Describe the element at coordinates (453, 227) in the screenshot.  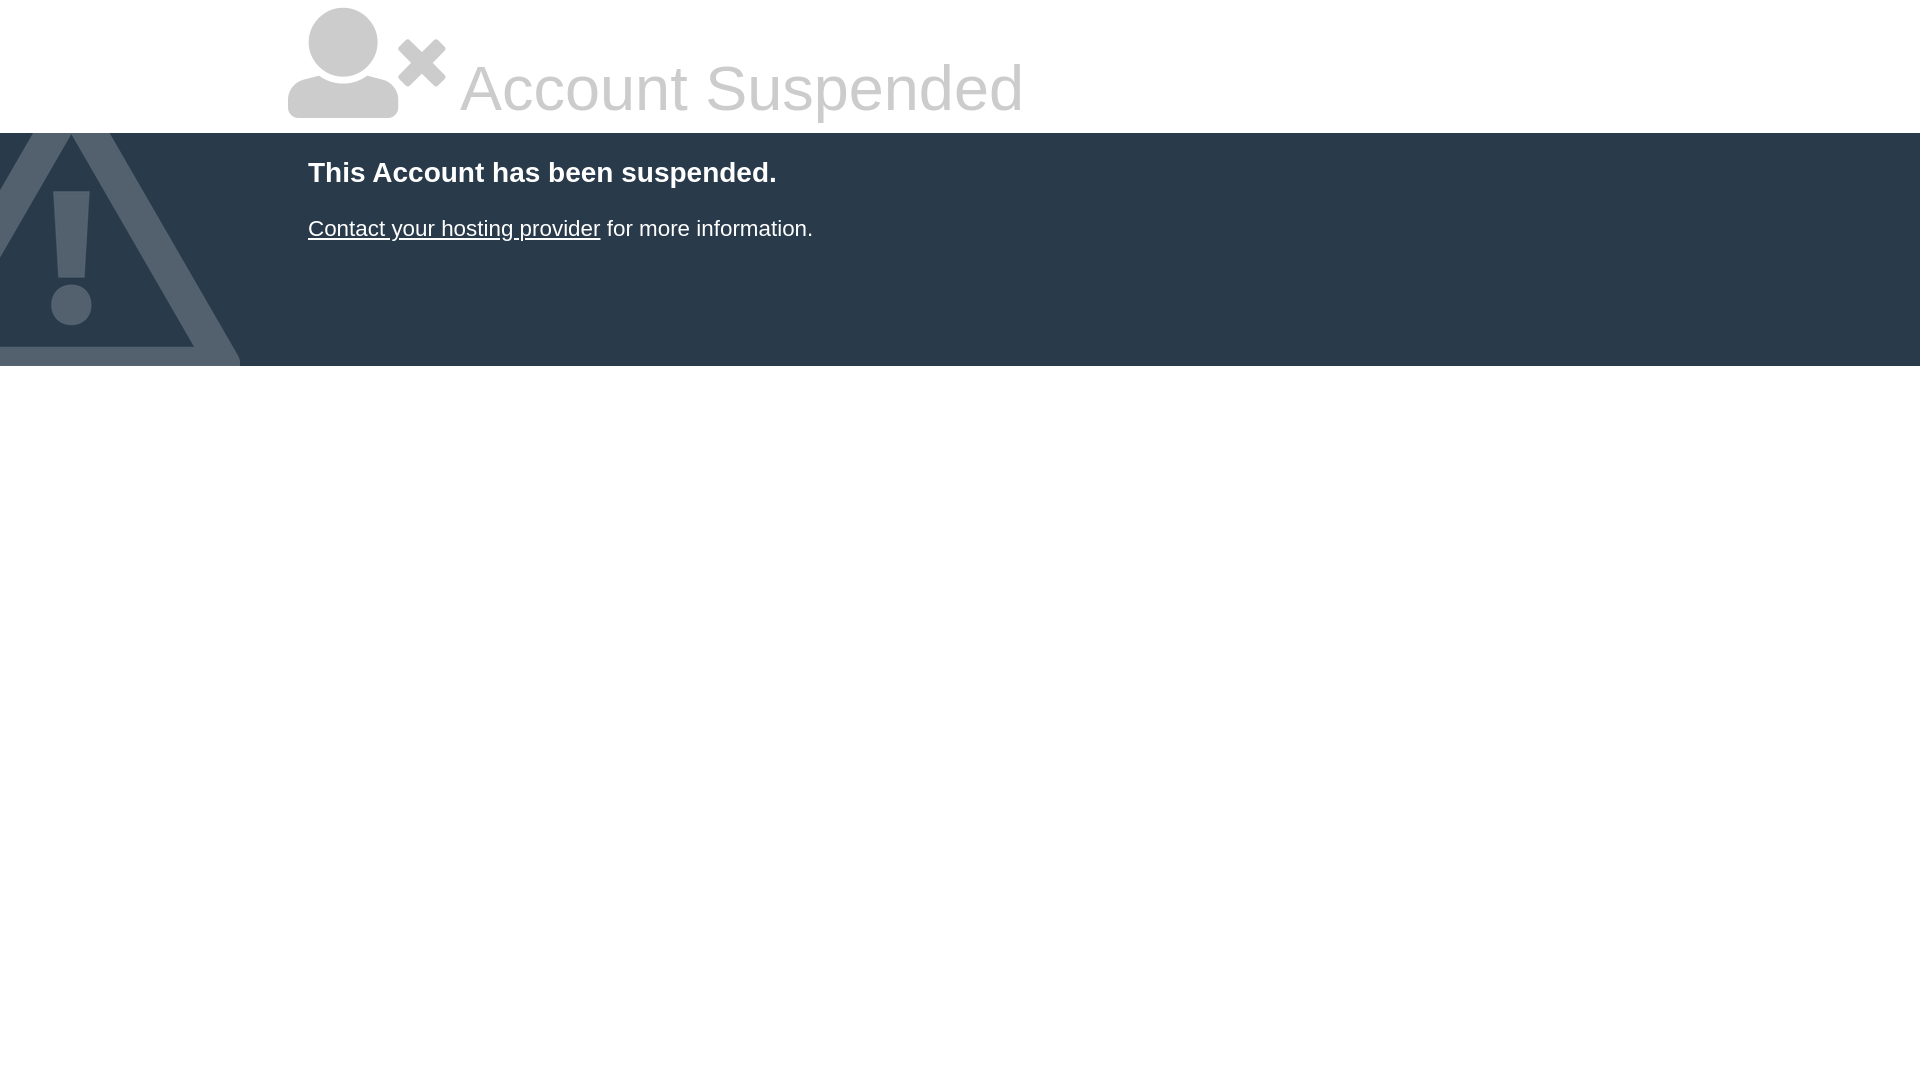
I see `'Contact your hosting provider'` at that location.